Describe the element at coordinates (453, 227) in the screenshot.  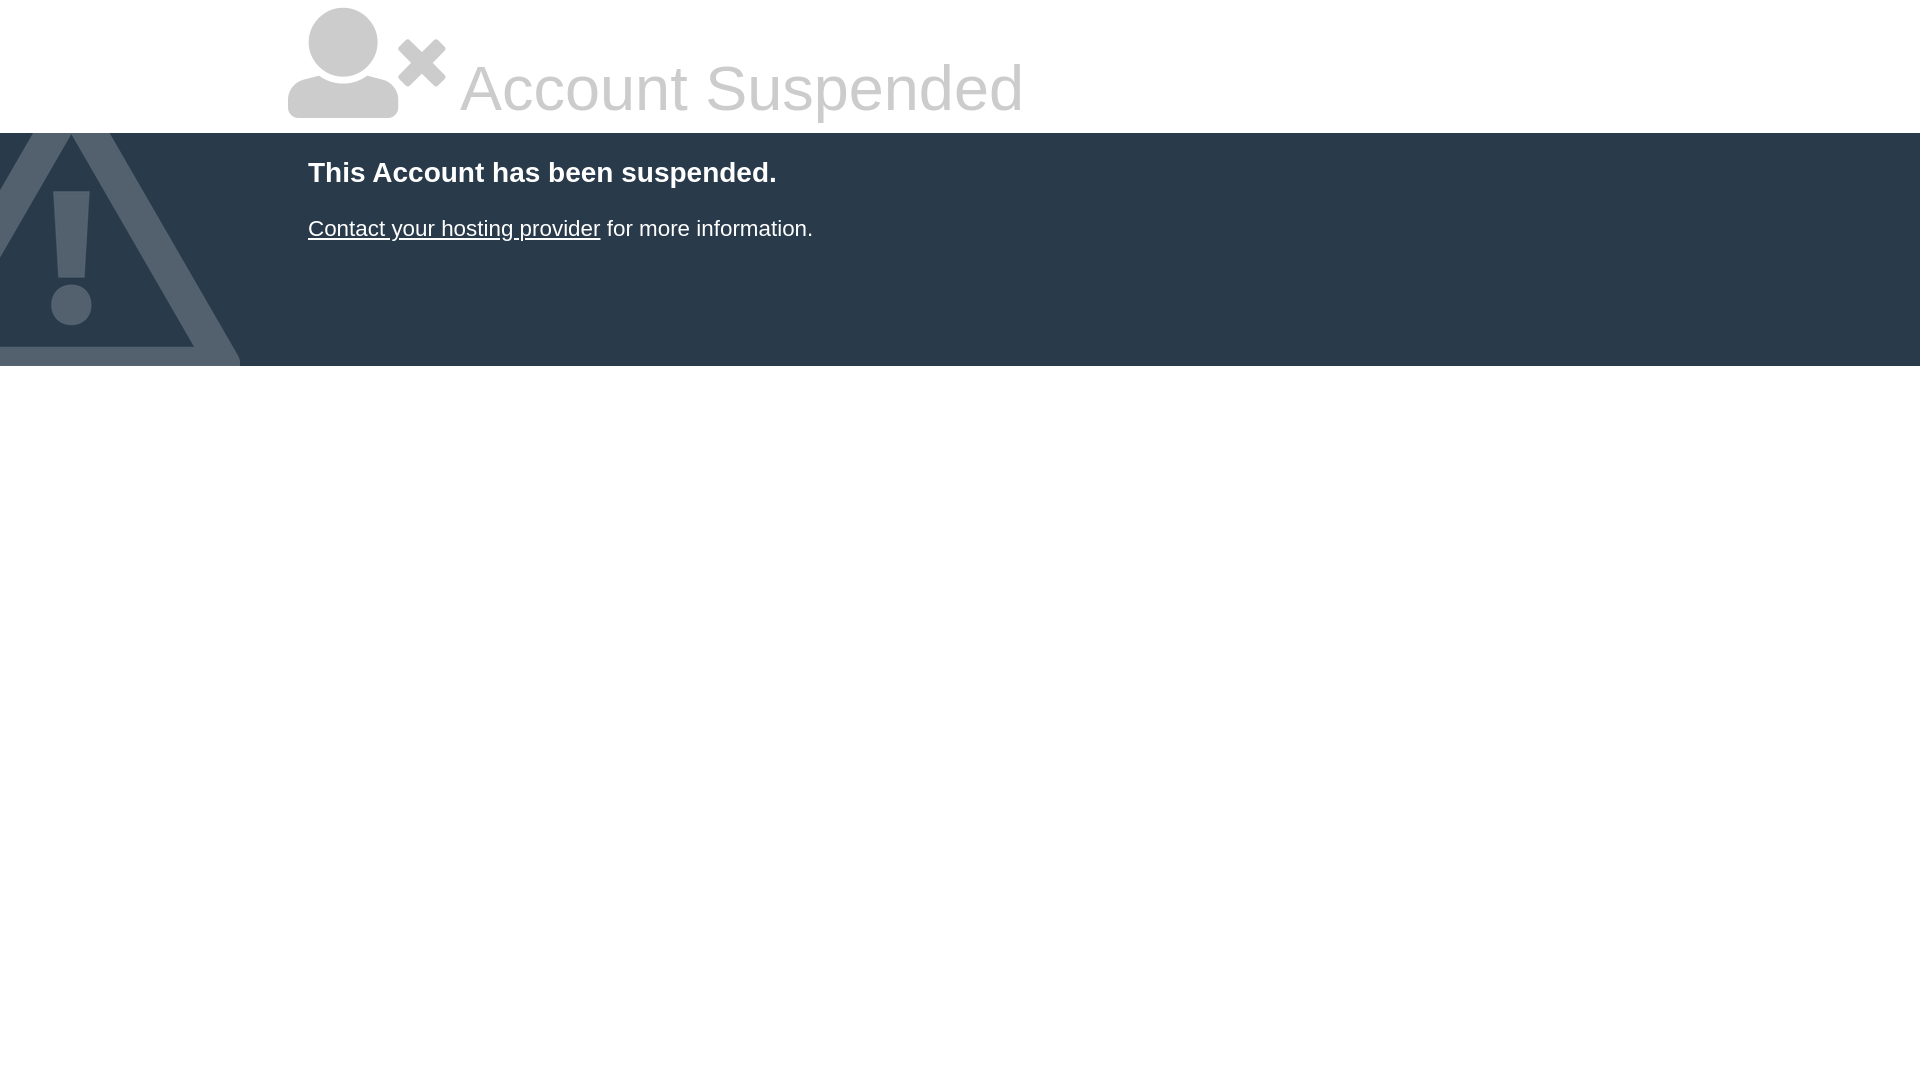
I see `'Contact your hosting provider'` at that location.